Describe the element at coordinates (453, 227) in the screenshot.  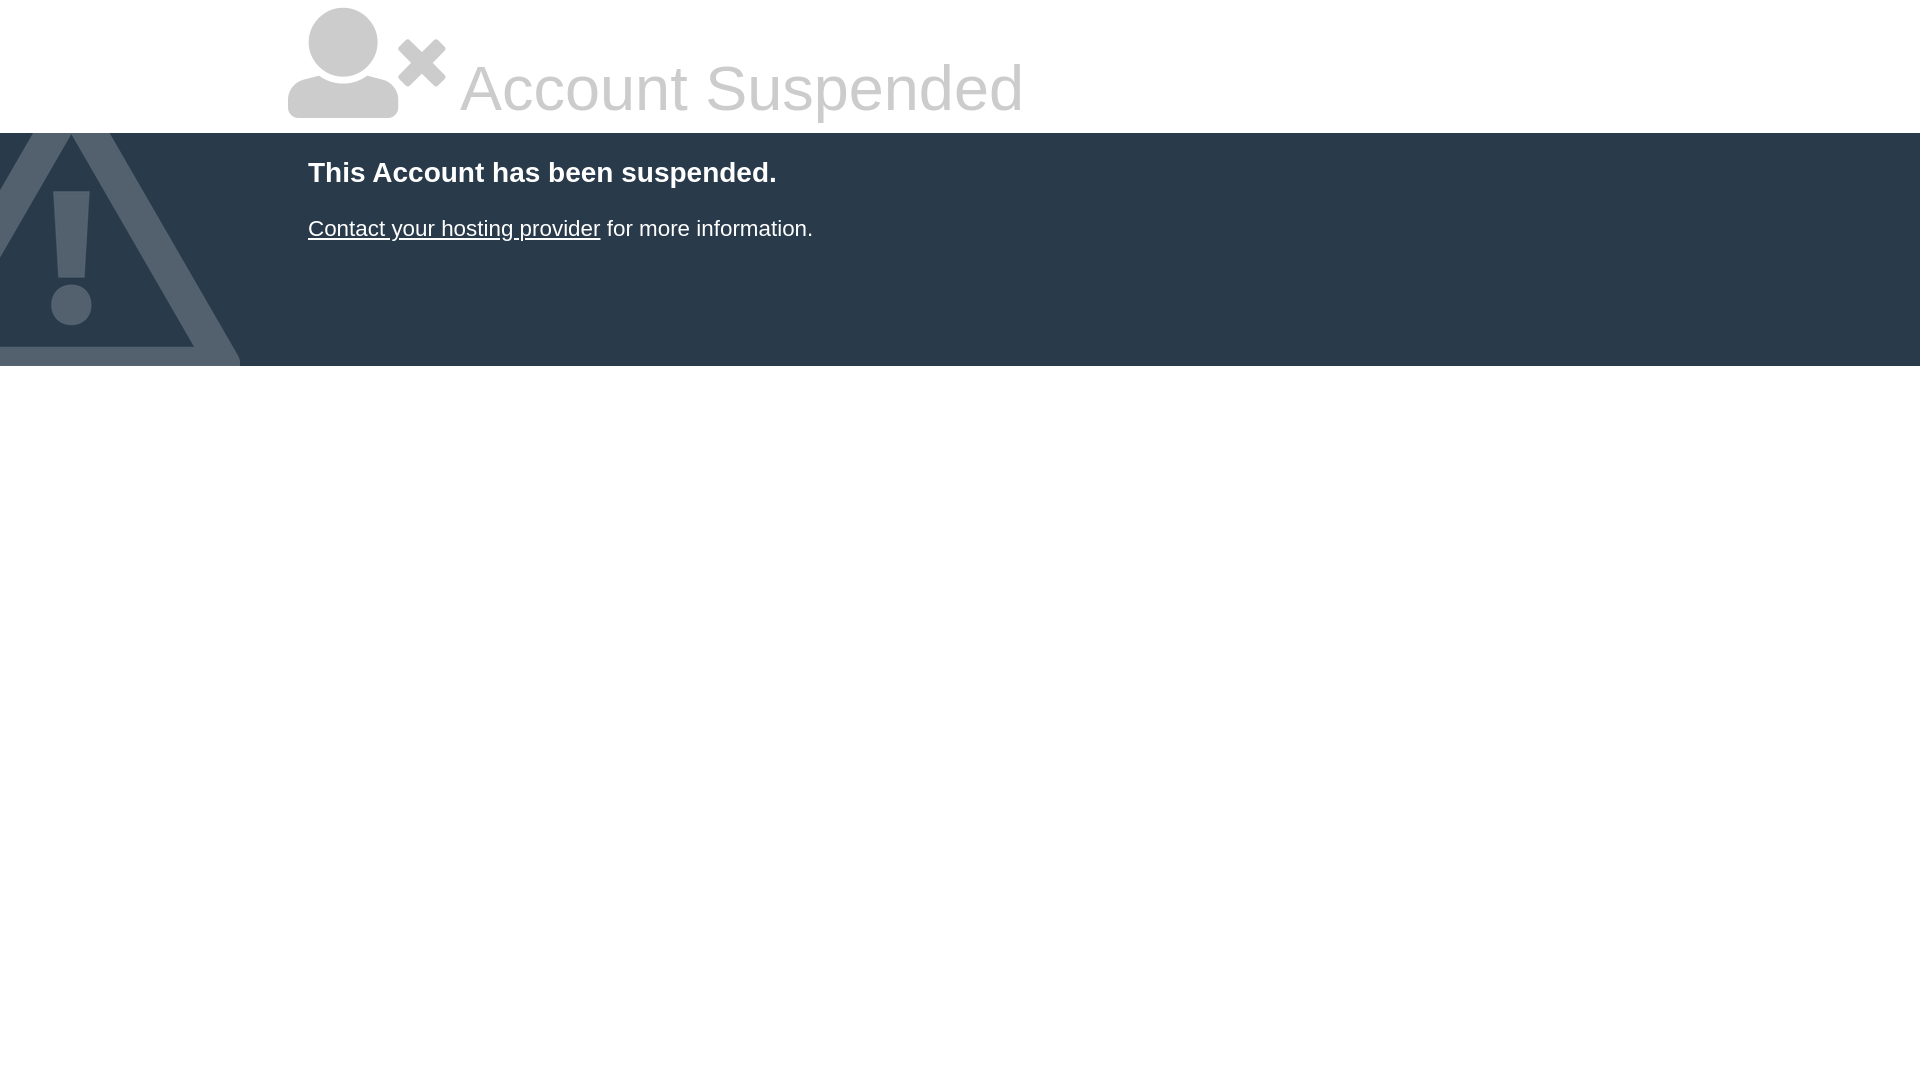
I see `'Contact your hosting provider'` at that location.